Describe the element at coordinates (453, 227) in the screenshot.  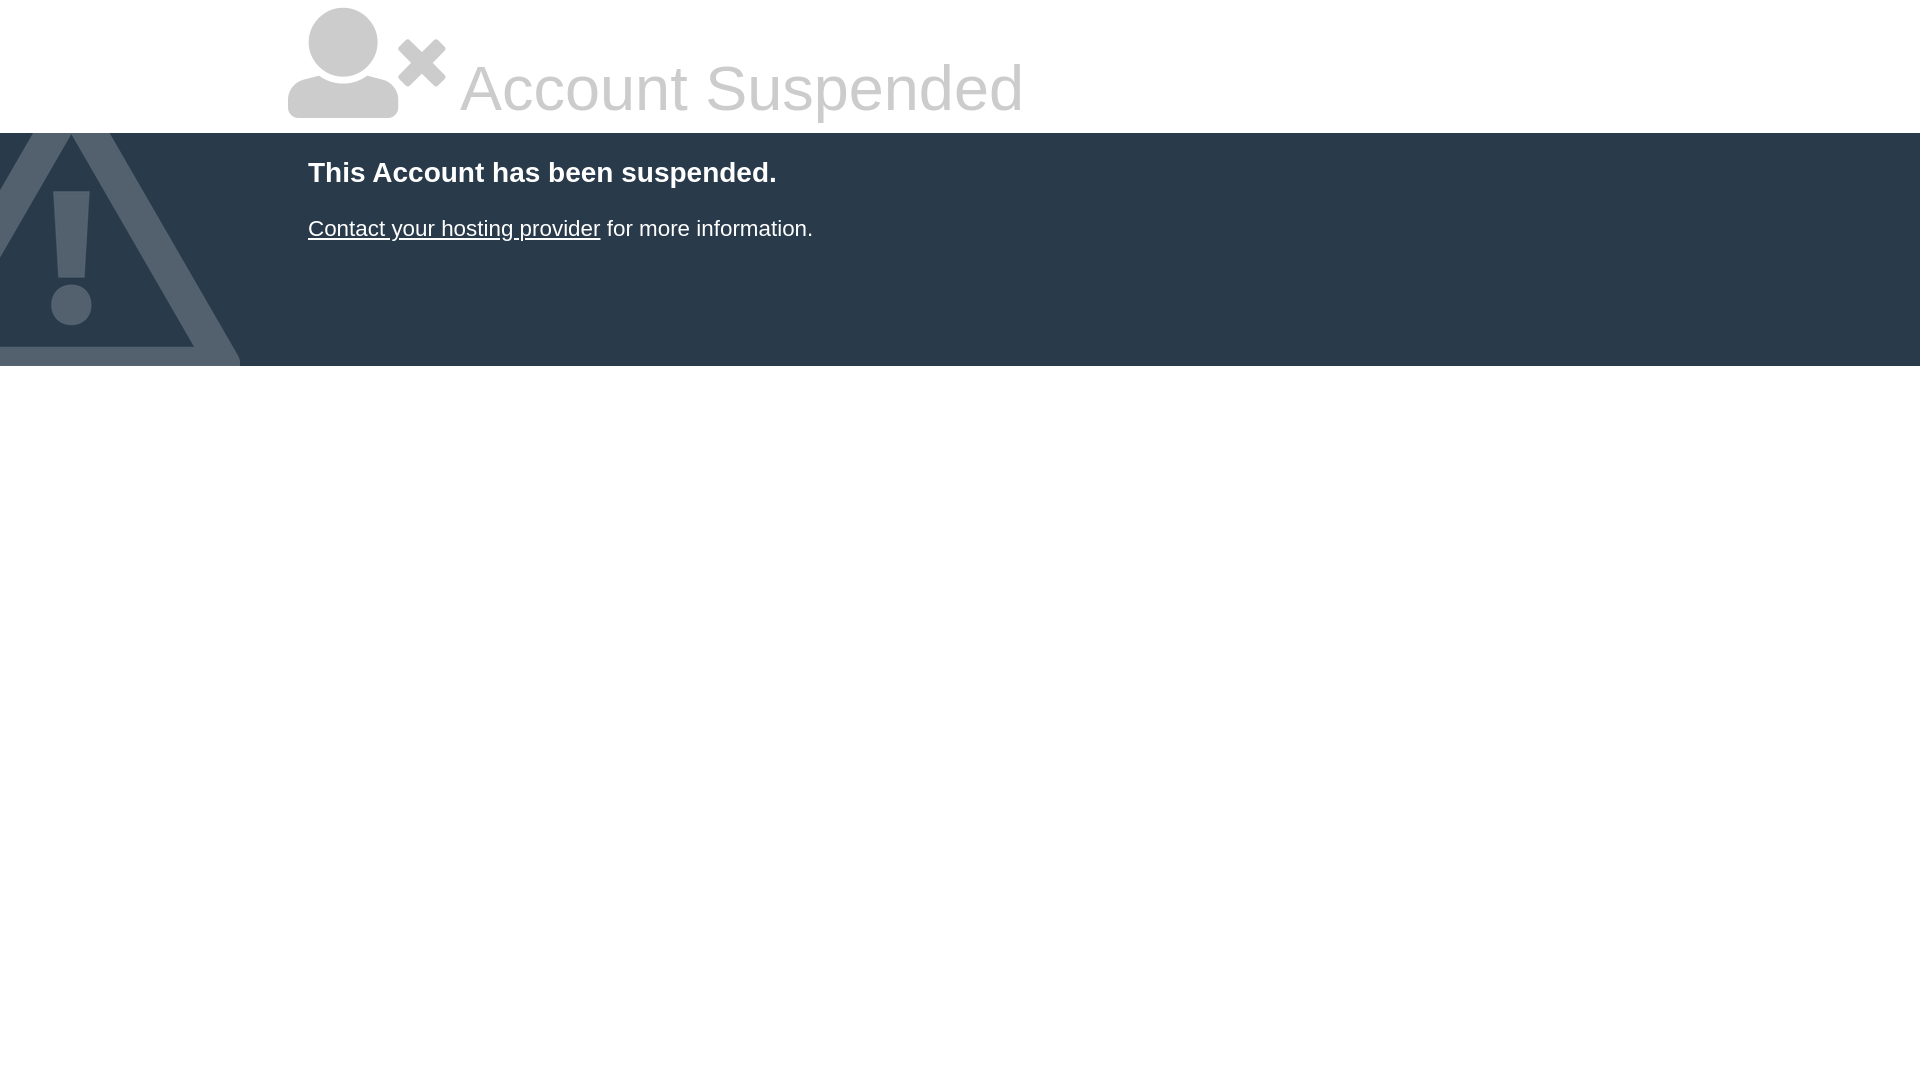
I see `'Contact your hosting provider'` at that location.